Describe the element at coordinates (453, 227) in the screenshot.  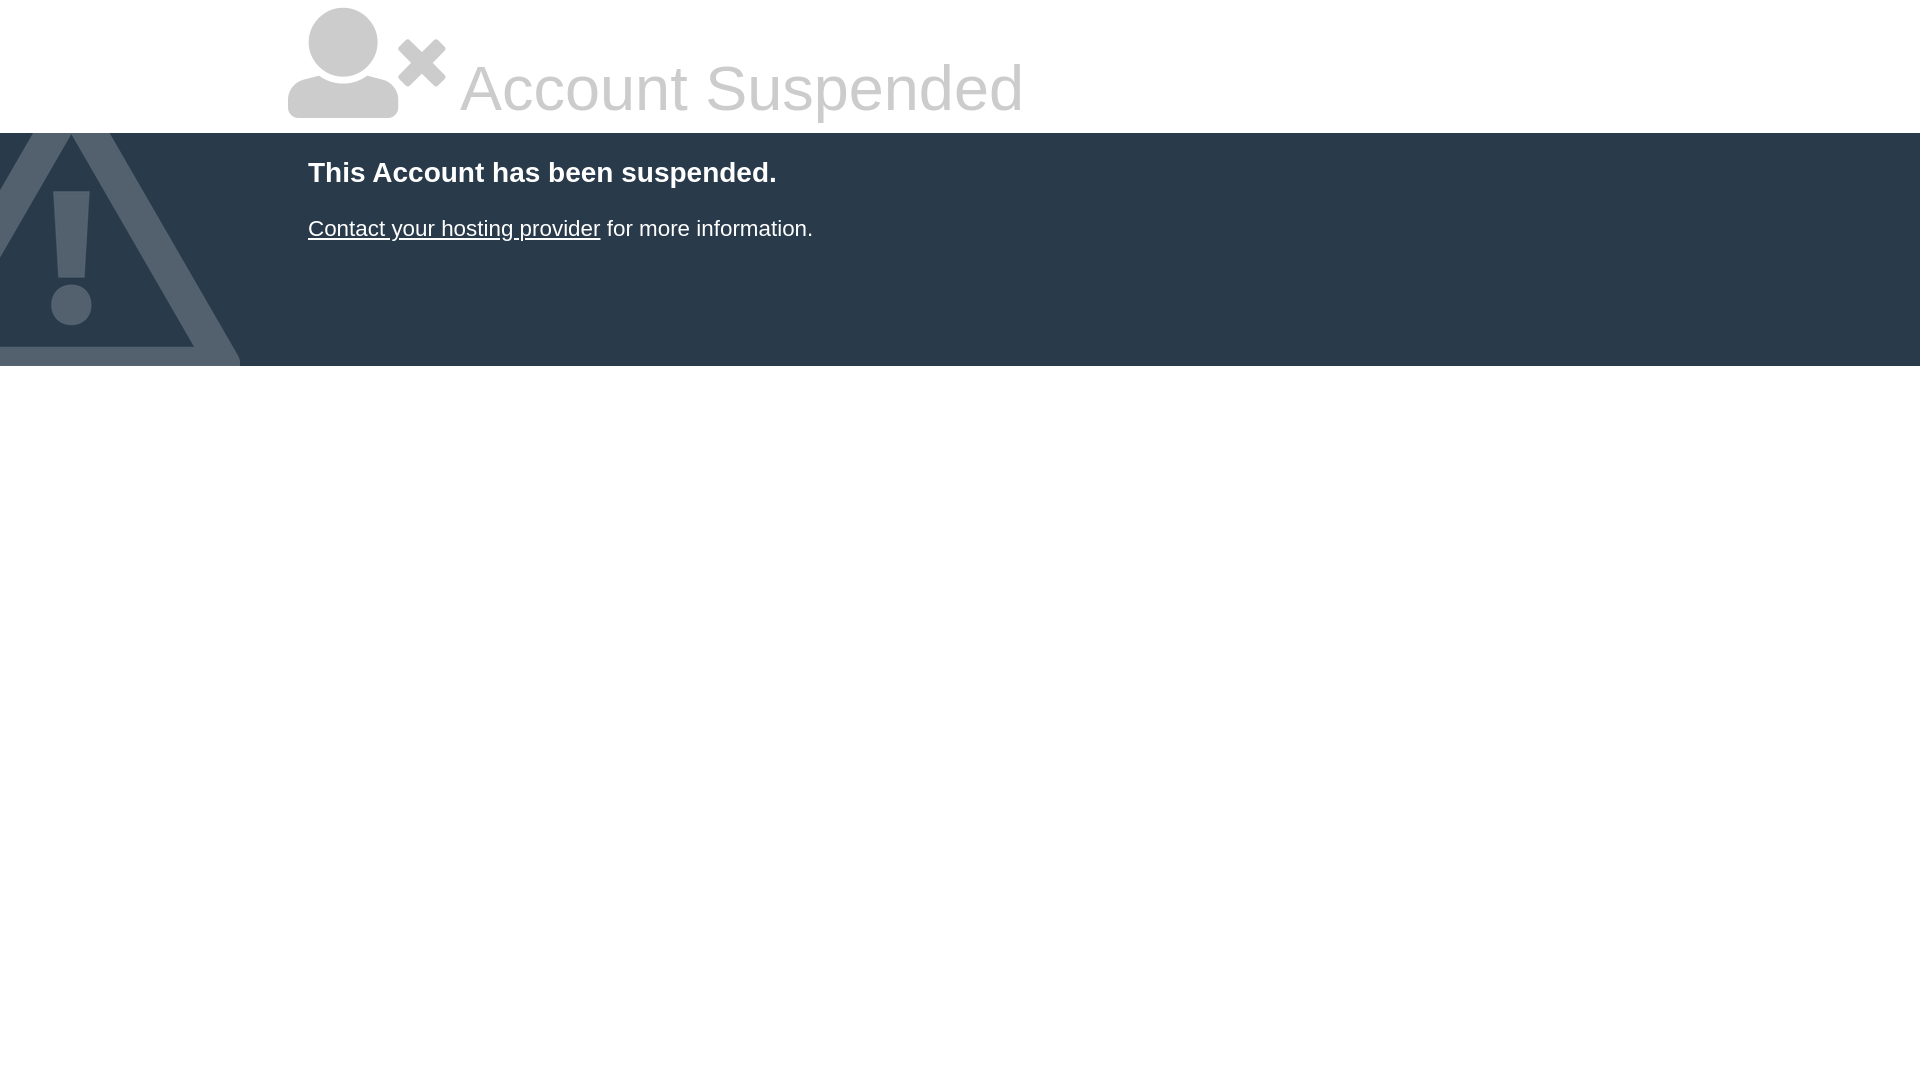
I see `'Contact your hosting provider'` at that location.